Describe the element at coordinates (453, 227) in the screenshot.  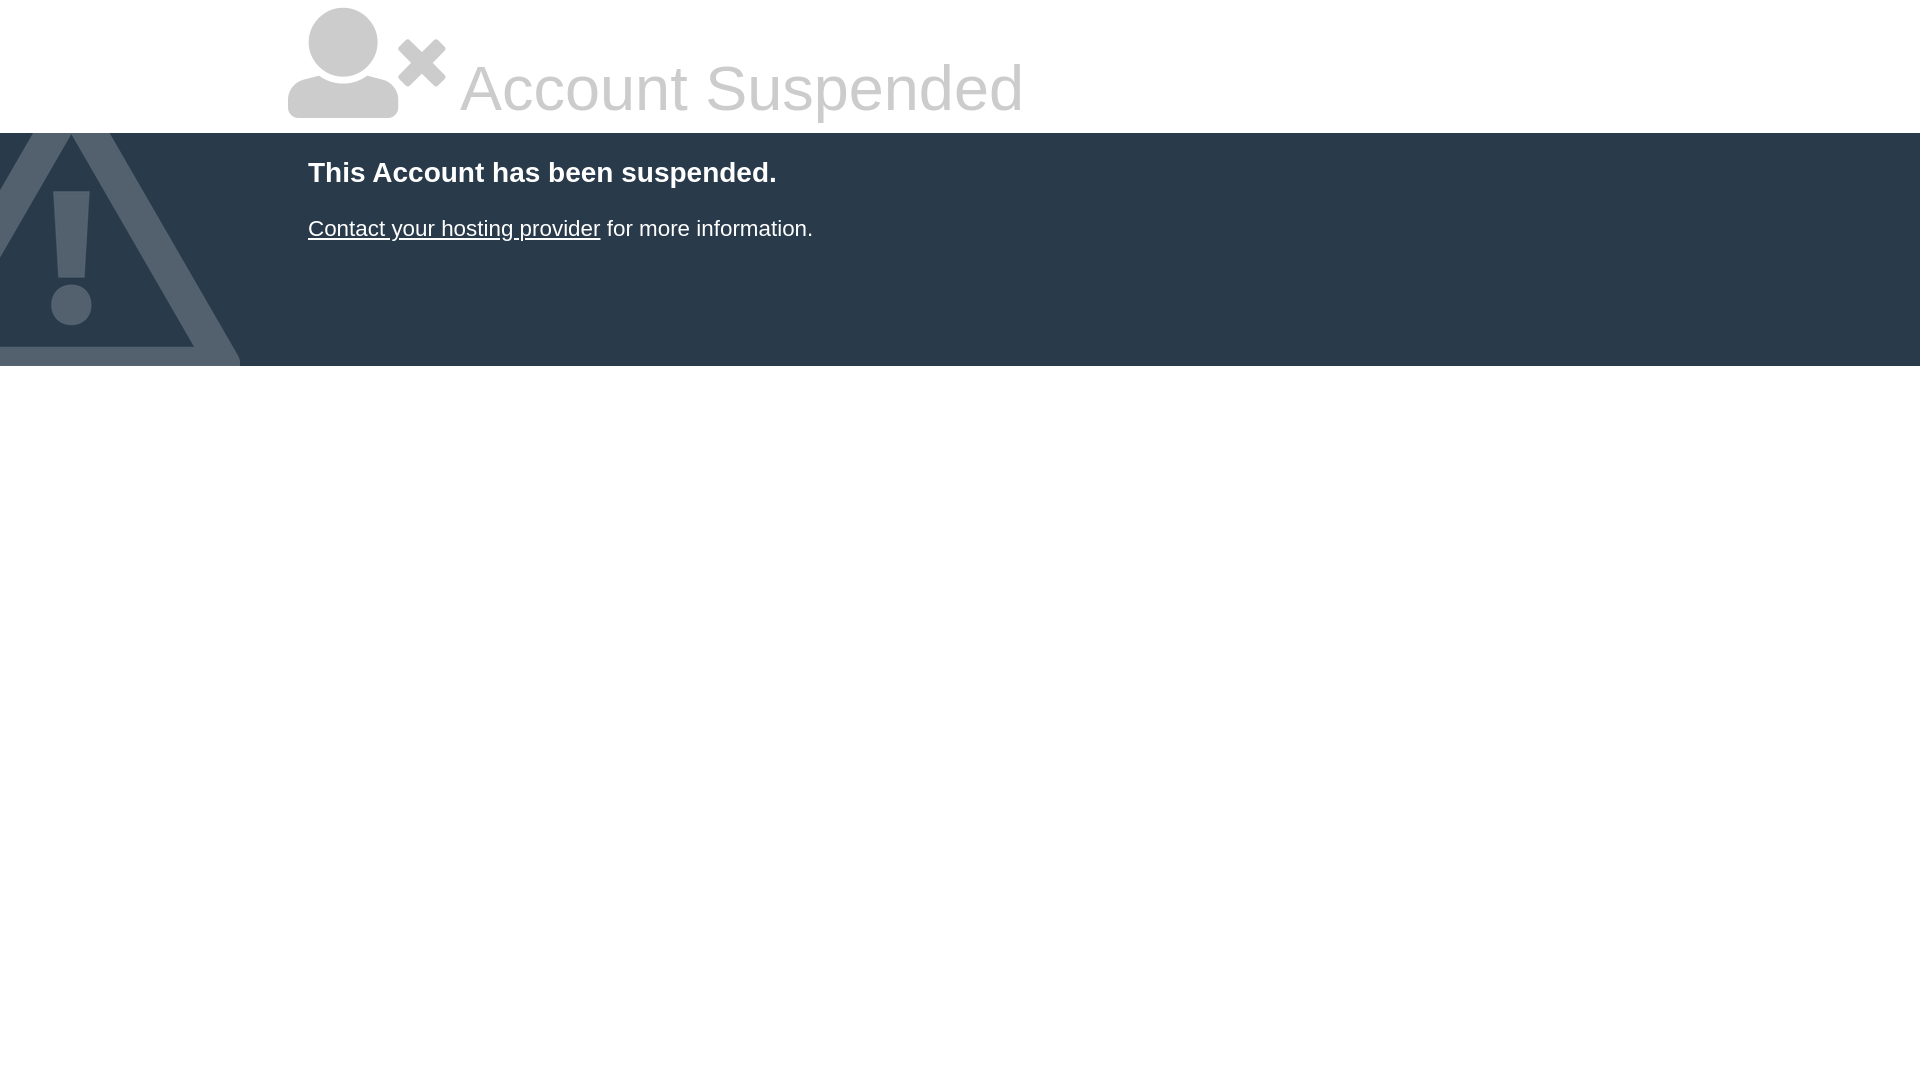
I see `'Contact your hosting provider'` at that location.